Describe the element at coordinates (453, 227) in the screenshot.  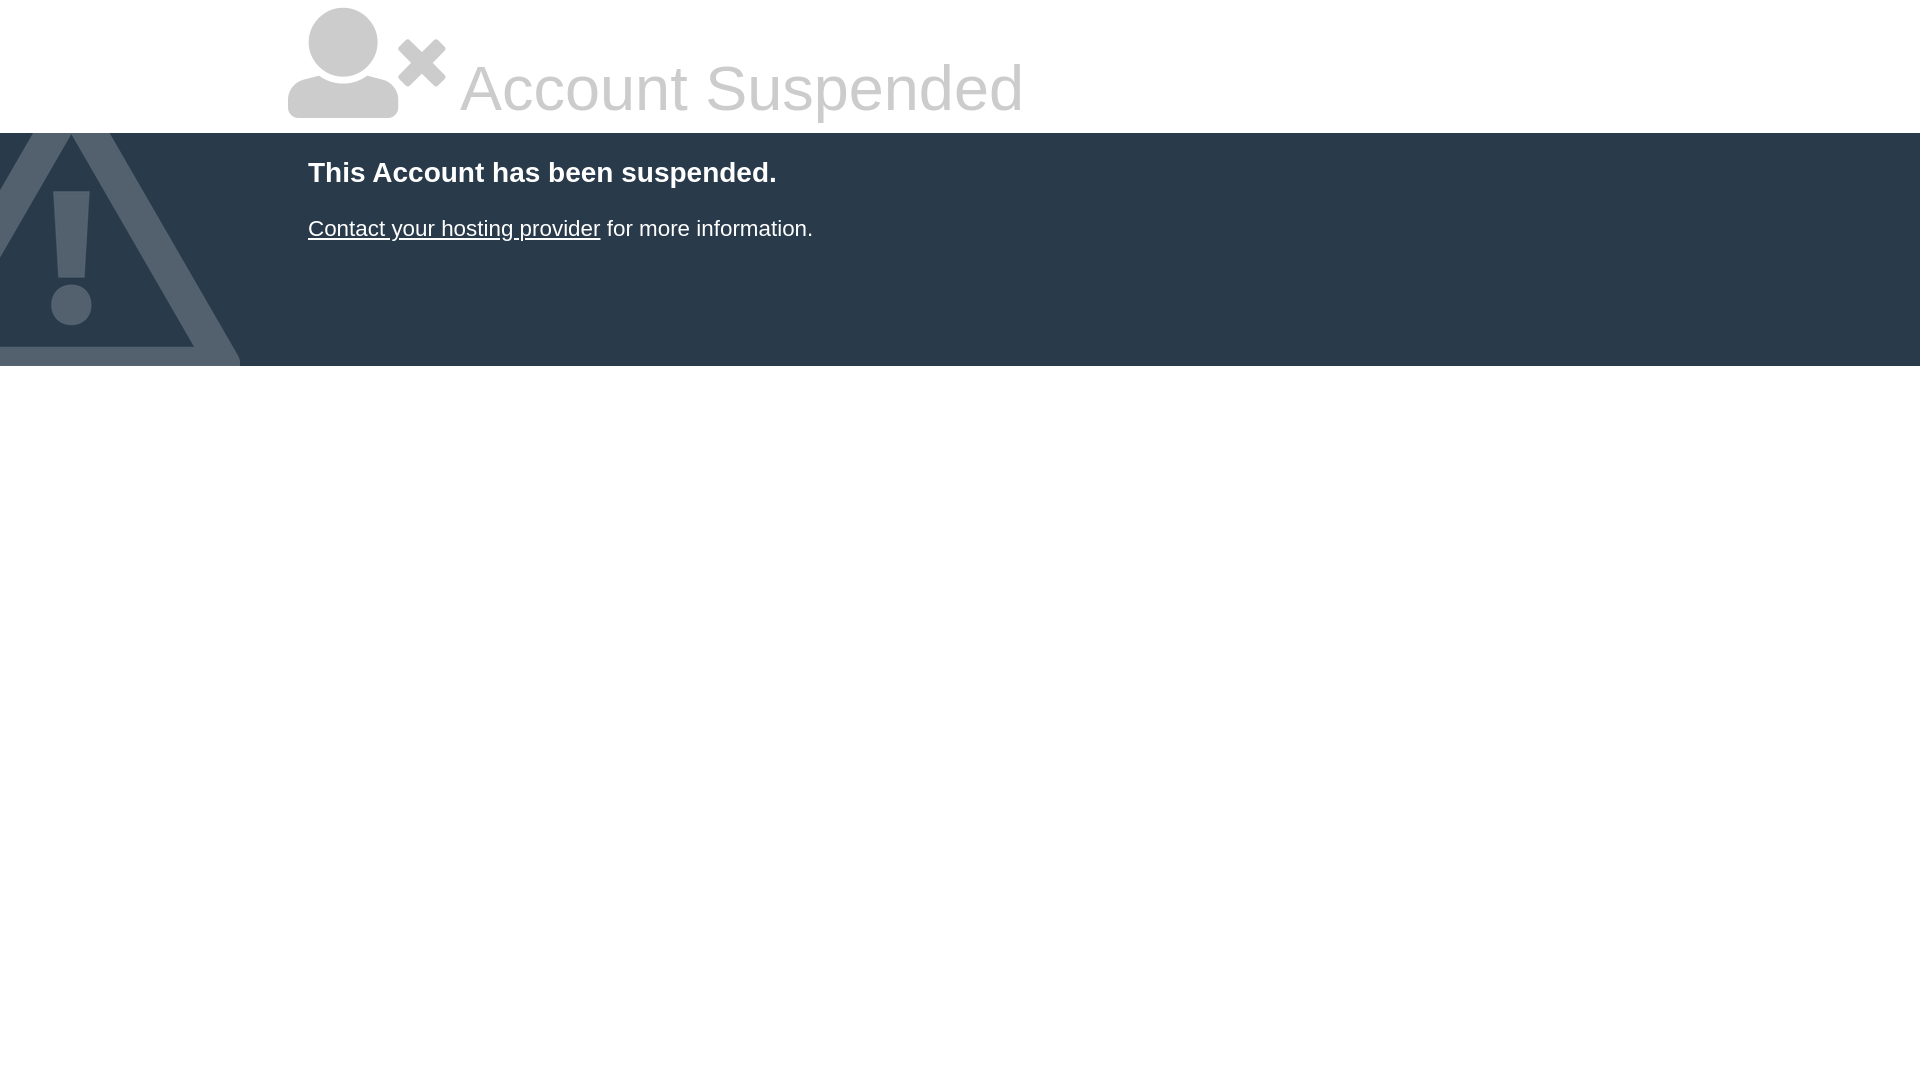
I see `'Contact your hosting provider'` at that location.